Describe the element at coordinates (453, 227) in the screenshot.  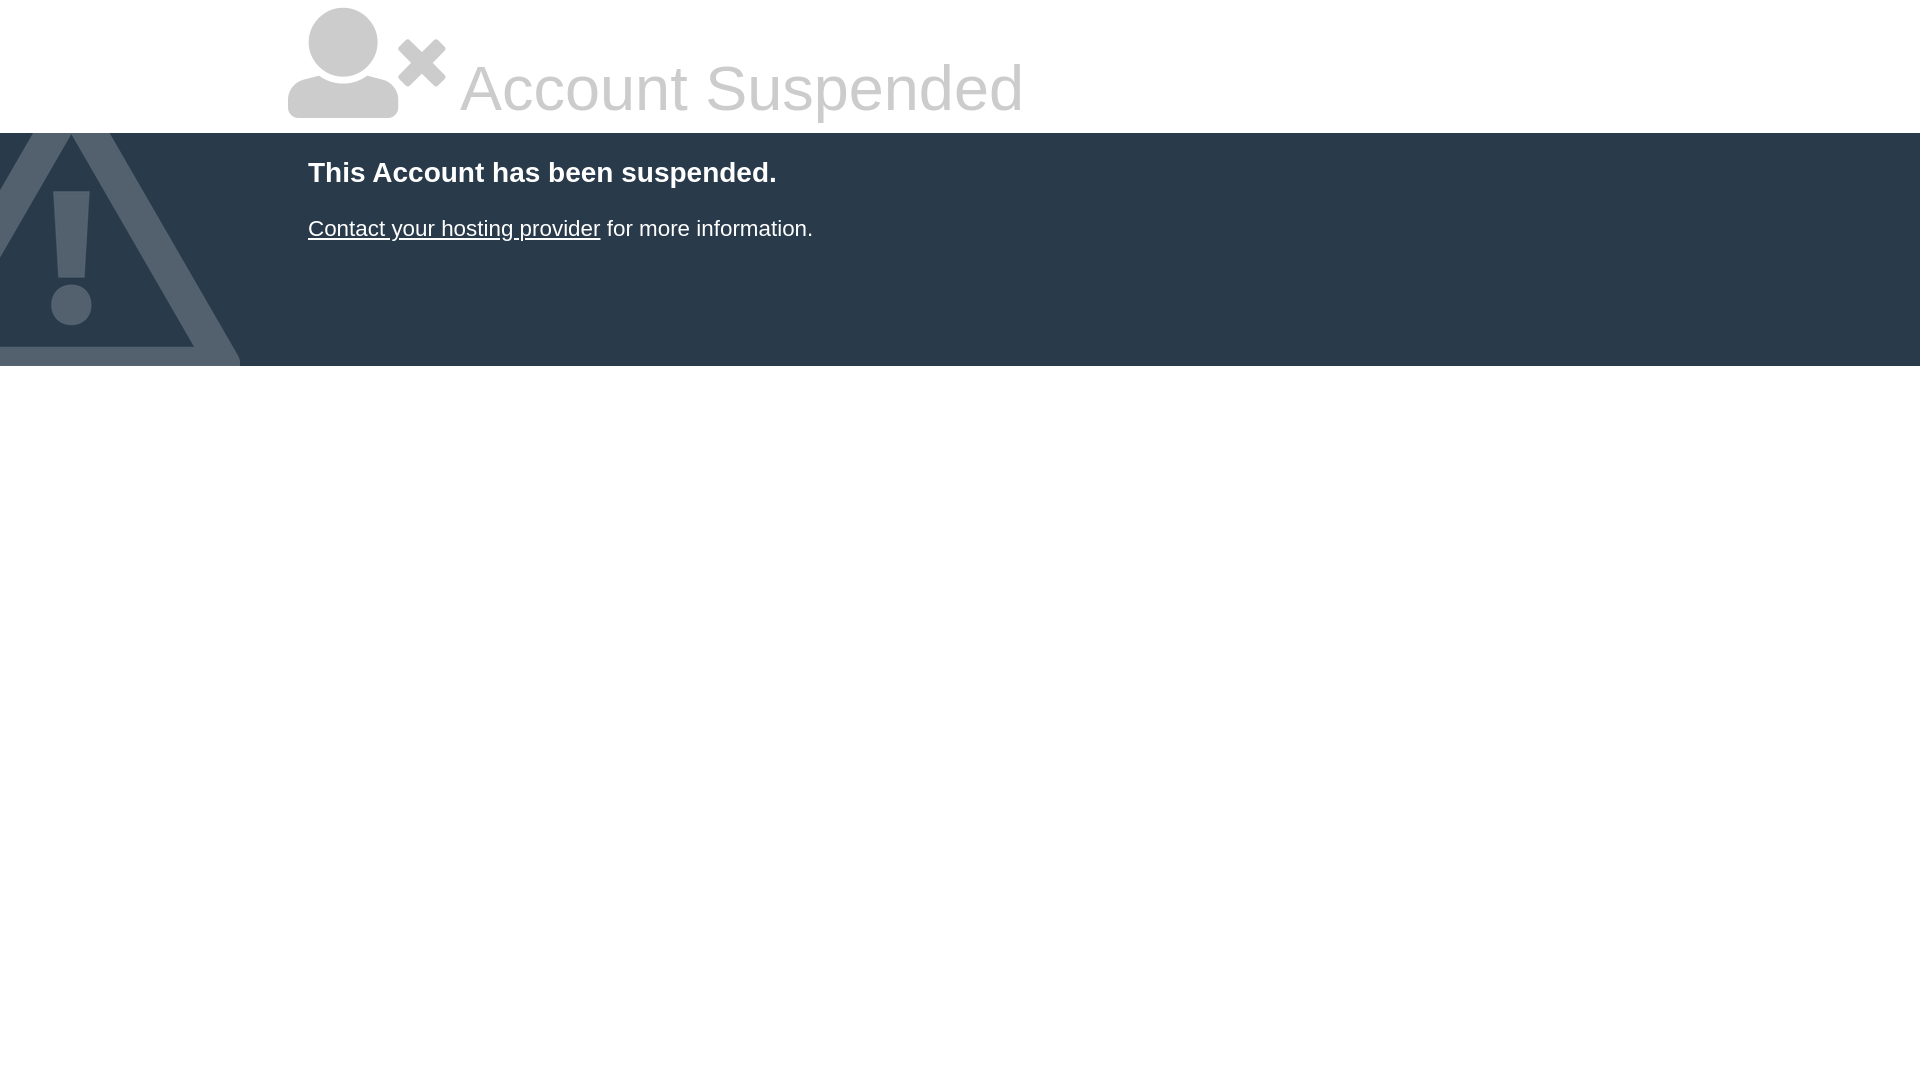
I see `'Contact your hosting provider'` at that location.